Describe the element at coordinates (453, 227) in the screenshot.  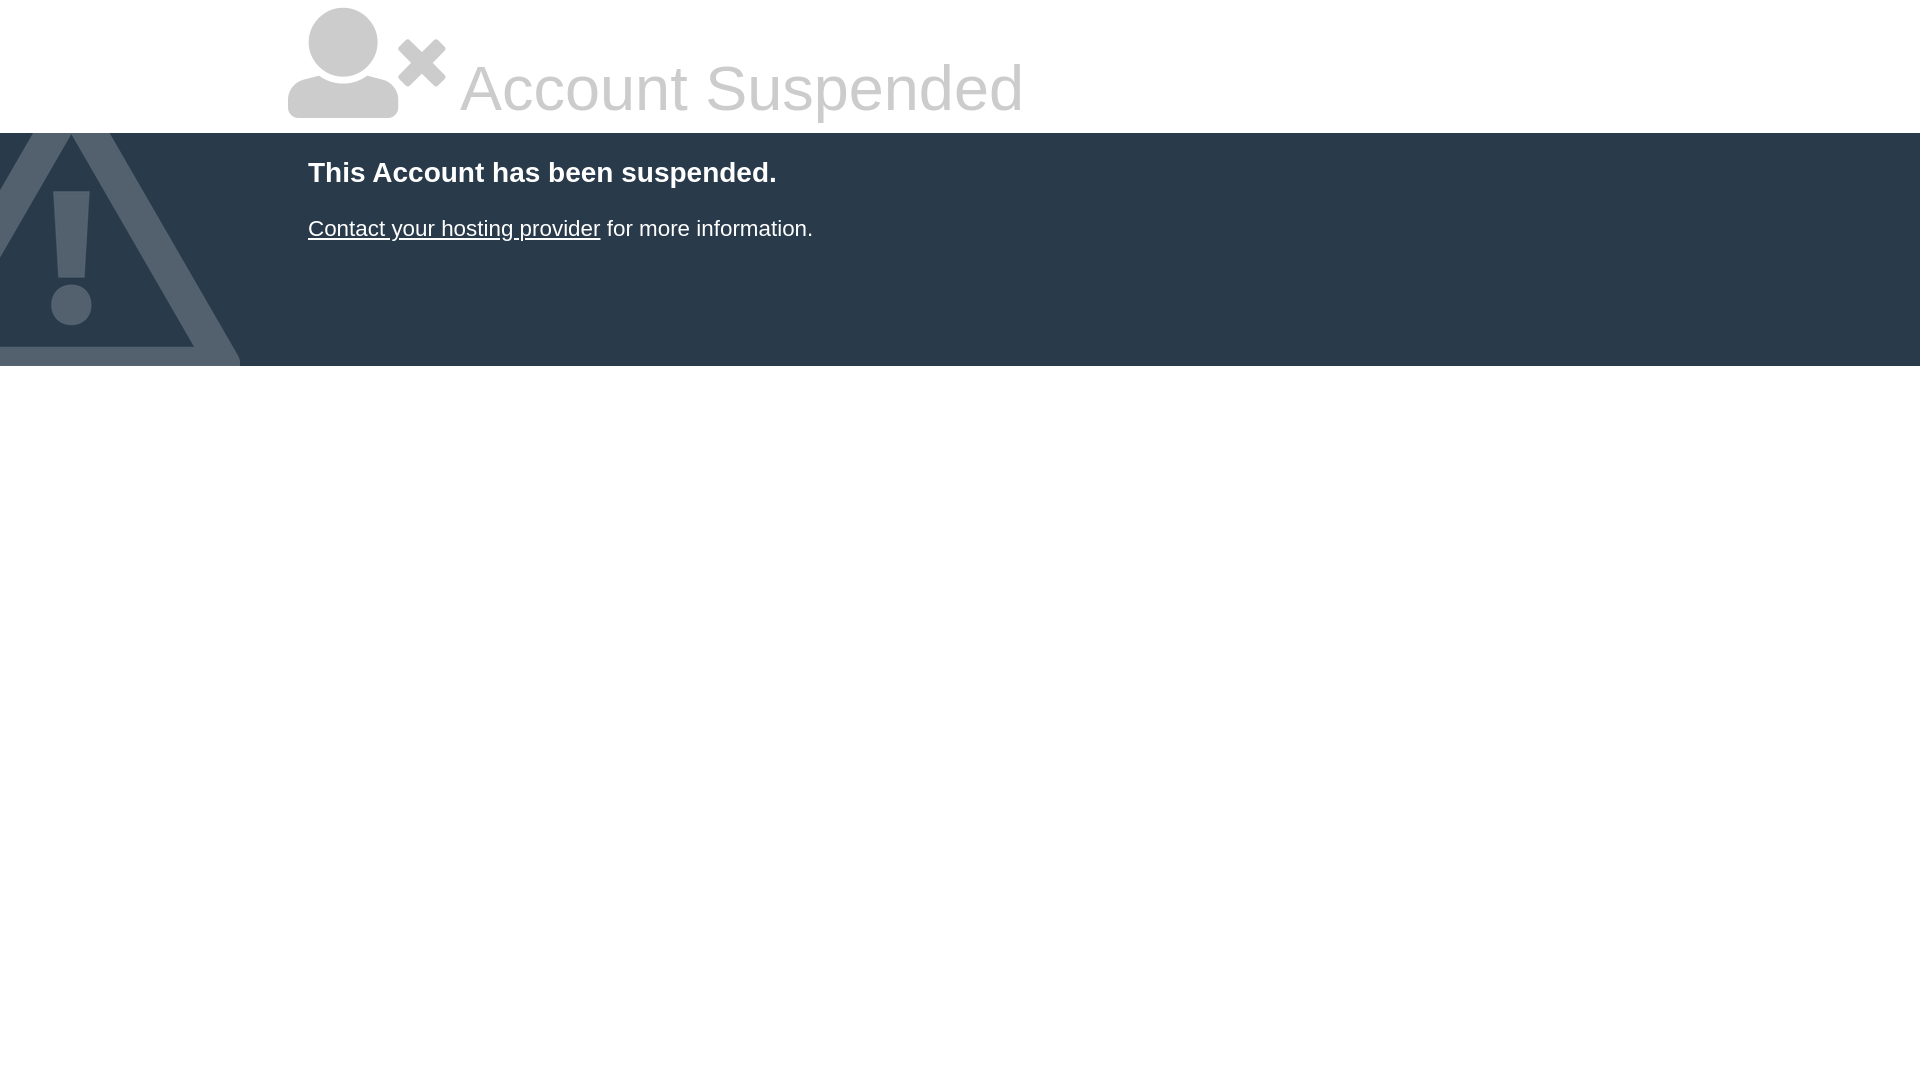
I see `'Contact your hosting provider'` at that location.